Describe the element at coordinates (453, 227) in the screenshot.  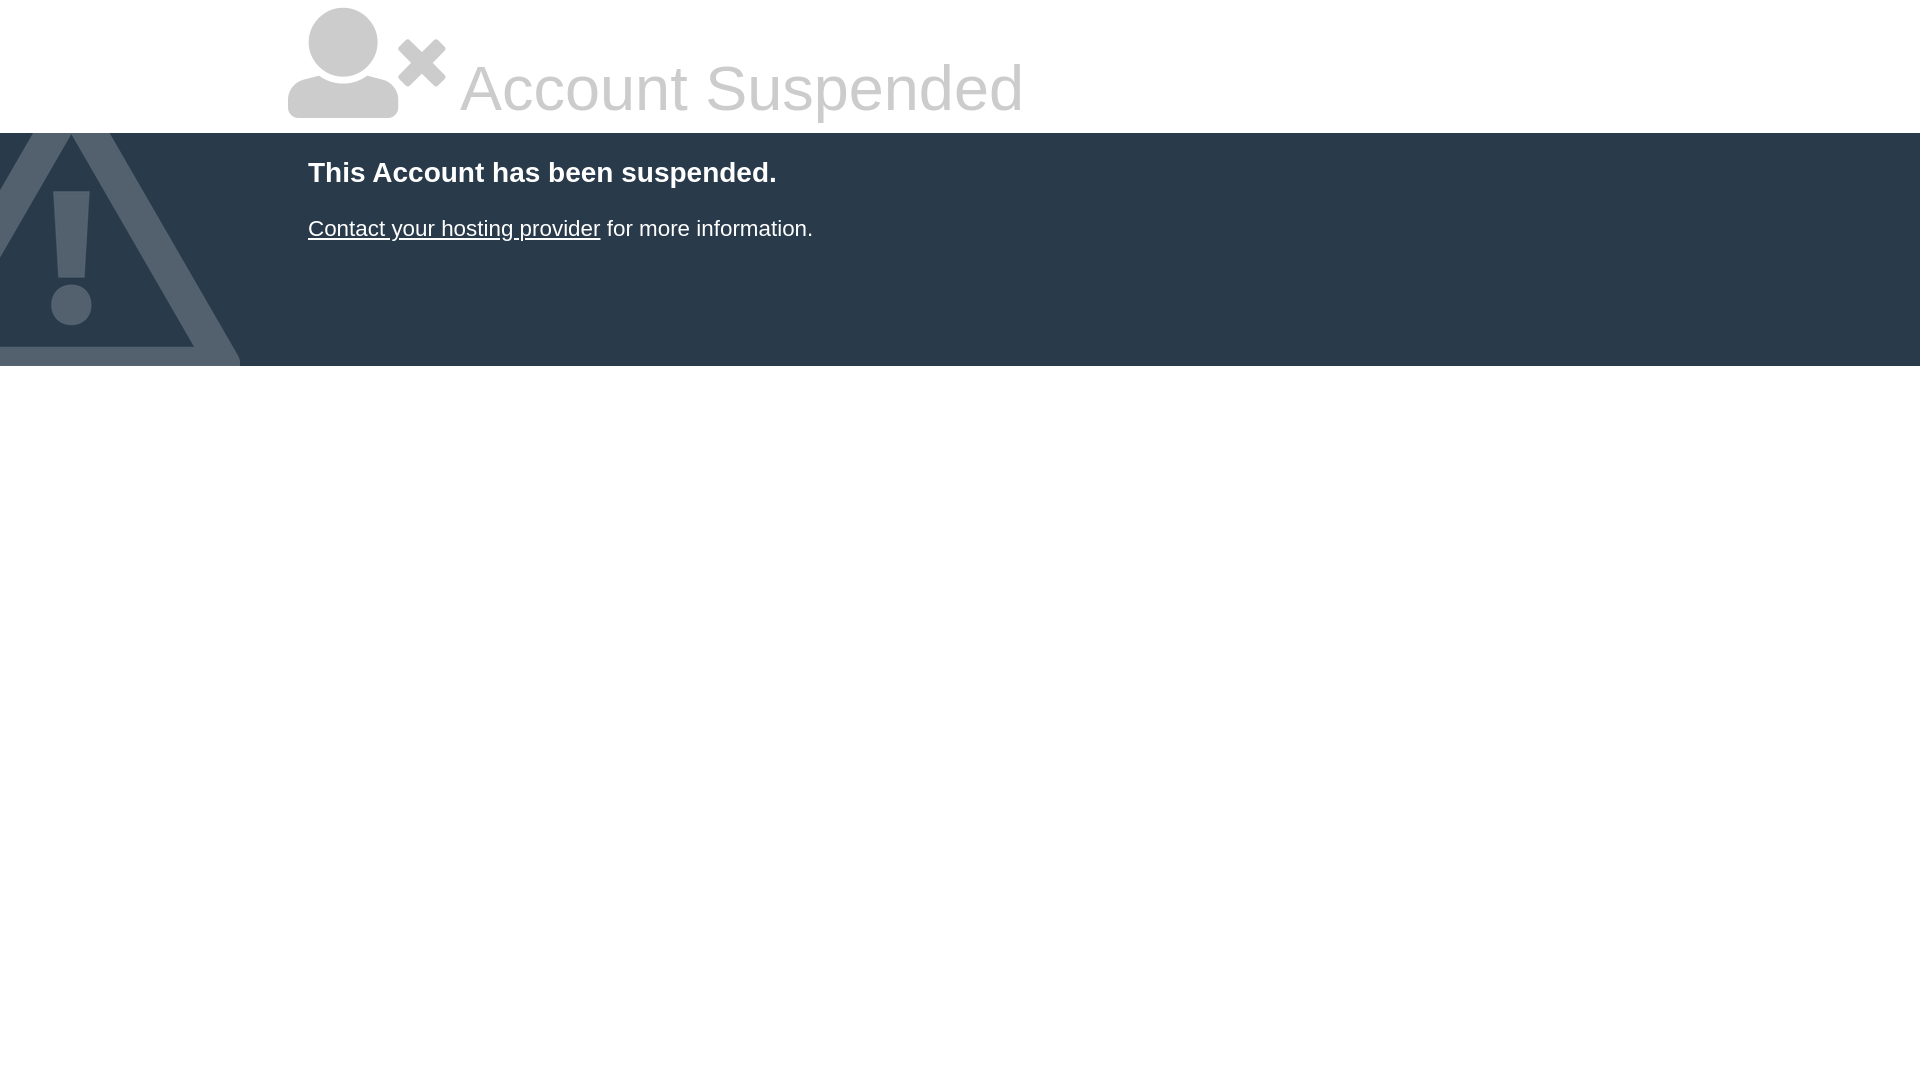
I see `'Contact your hosting provider'` at that location.